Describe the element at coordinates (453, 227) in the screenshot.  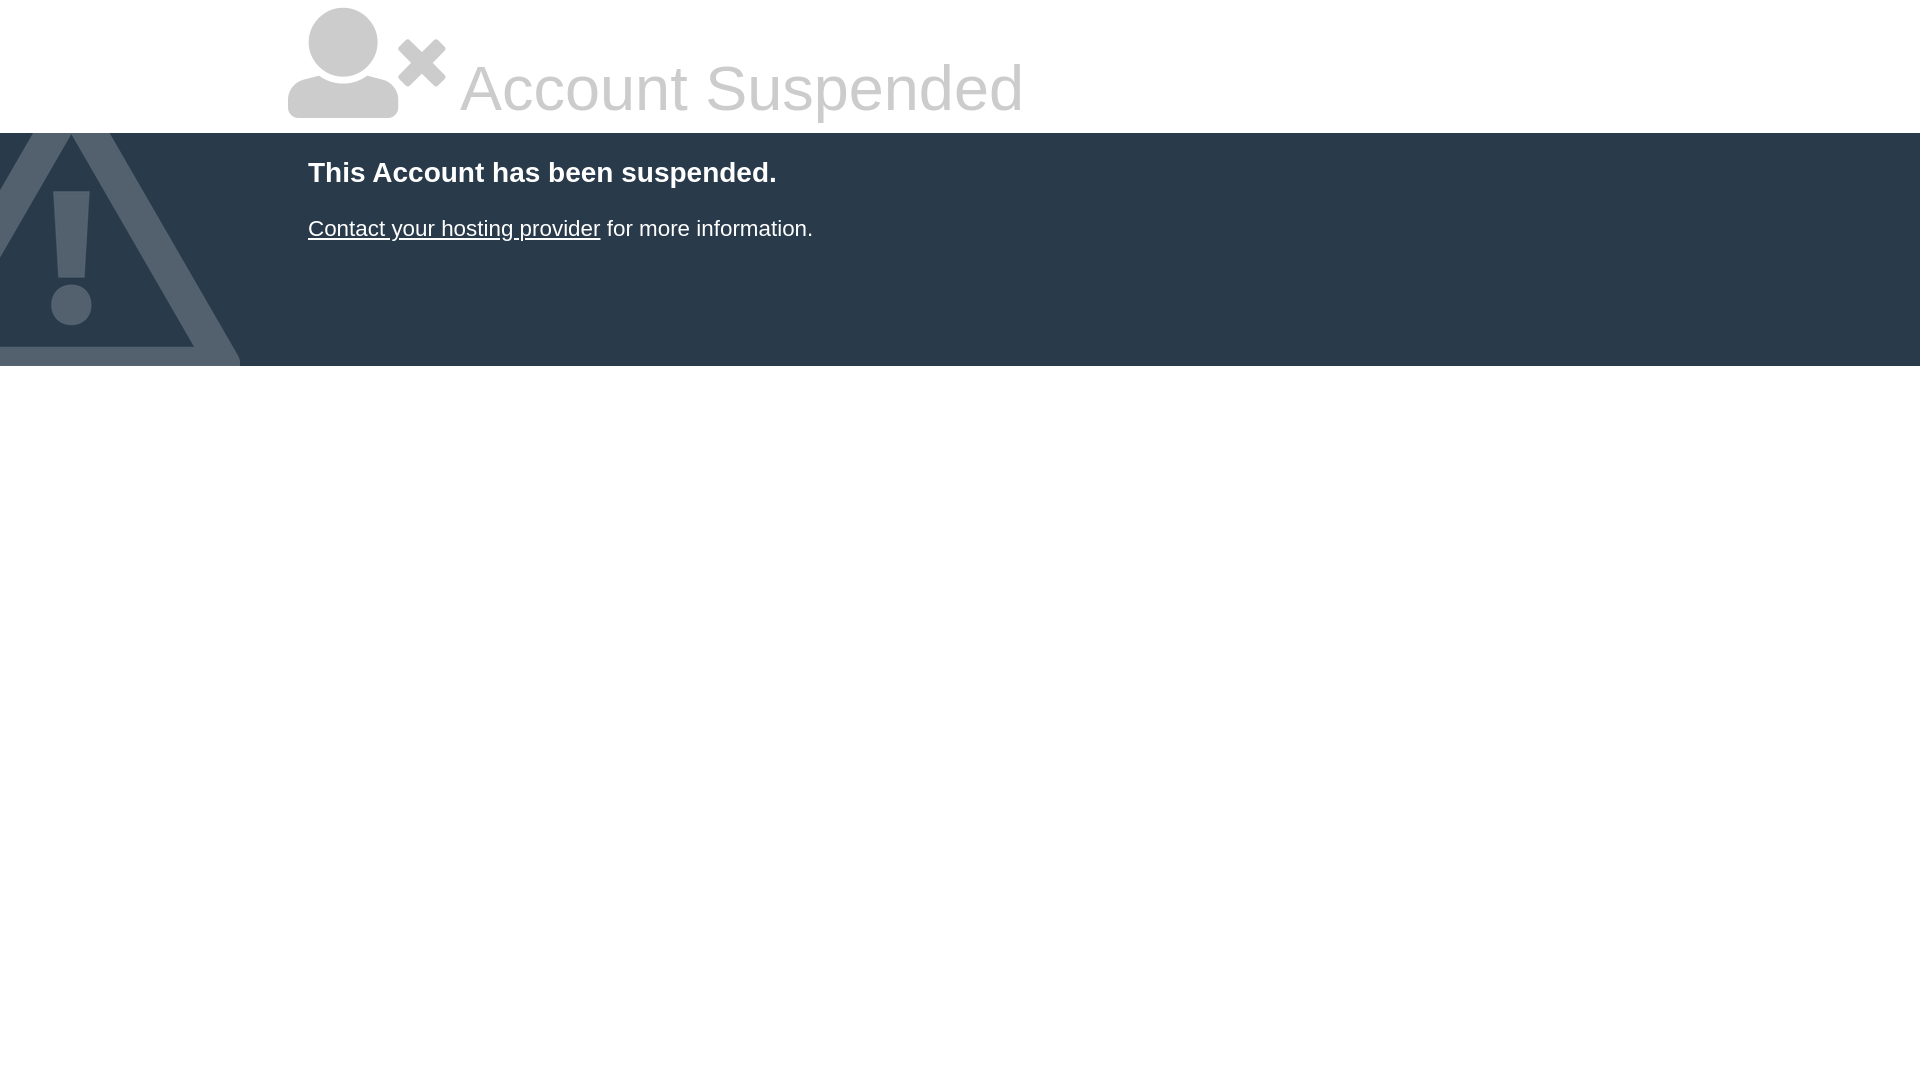
I see `'Contact your hosting provider'` at that location.